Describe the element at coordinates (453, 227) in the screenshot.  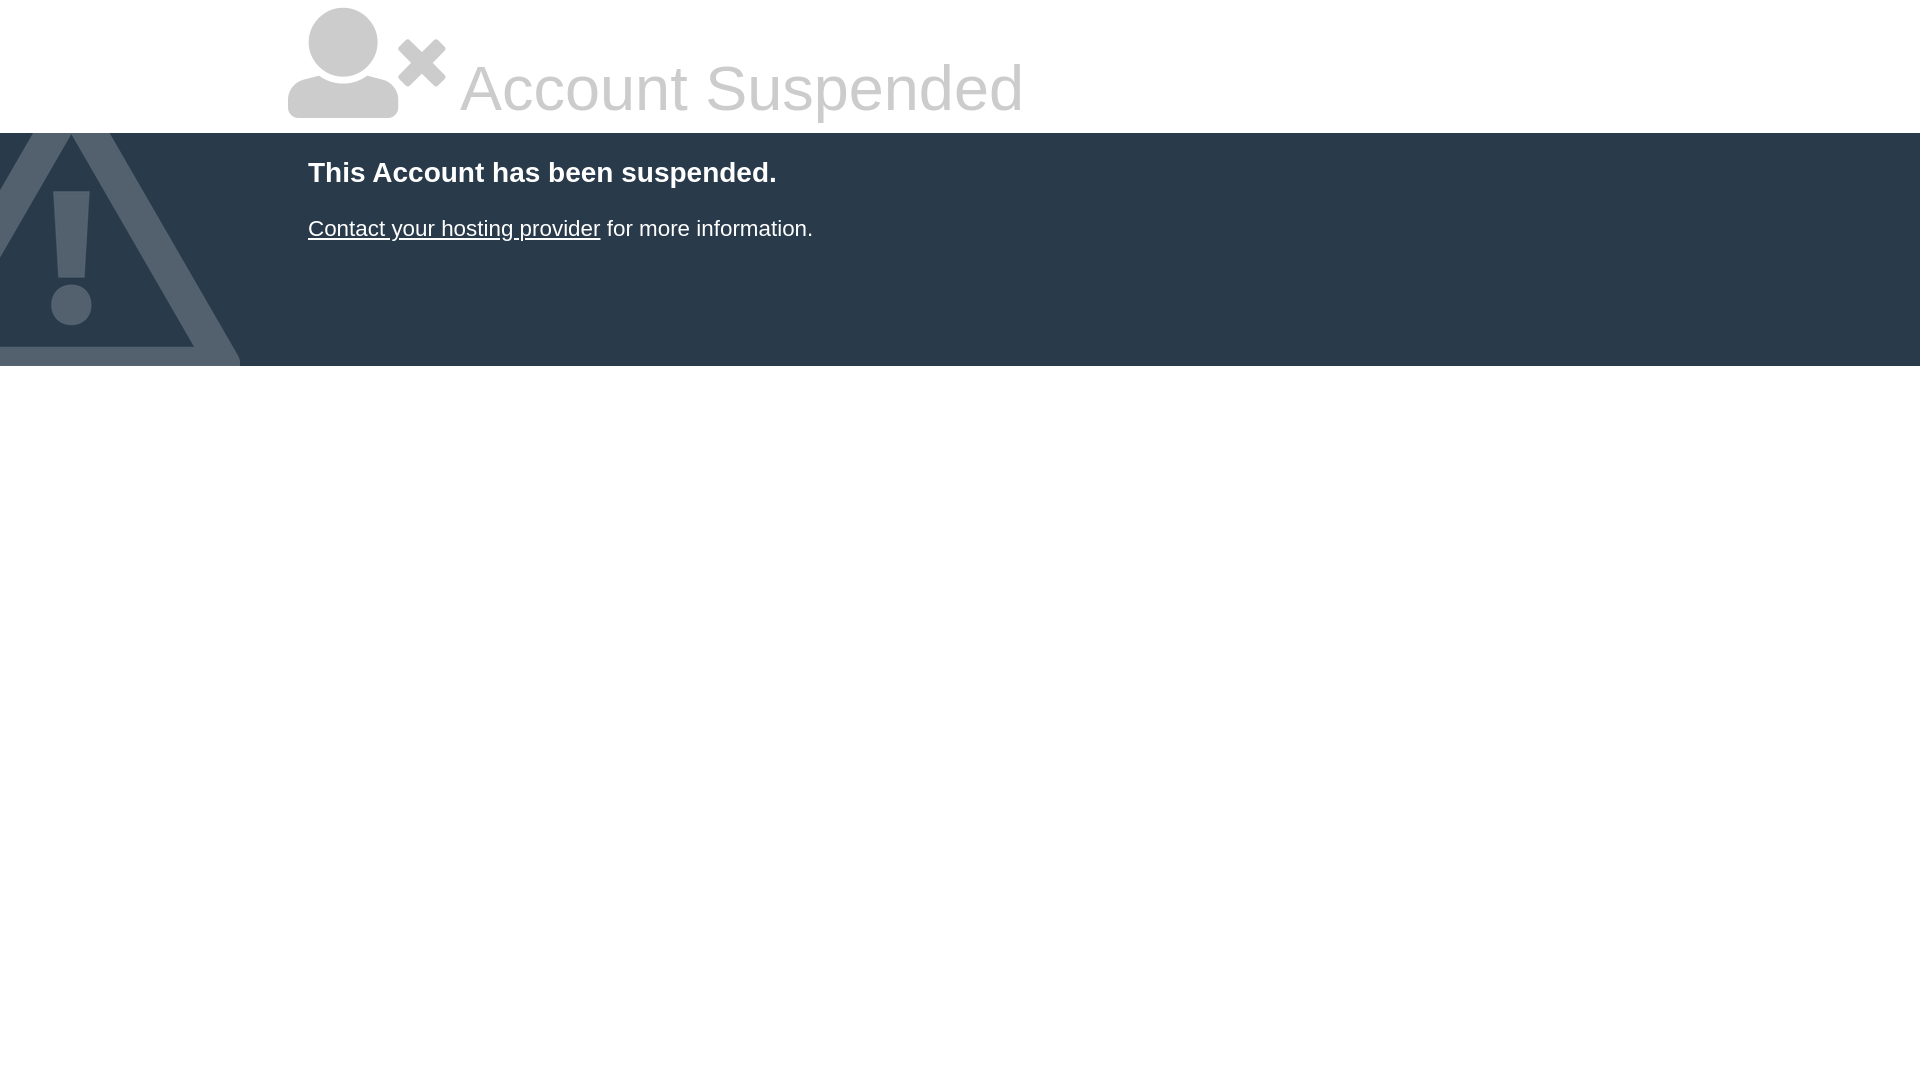
I see `'Contact your hosting provider'` at that location.